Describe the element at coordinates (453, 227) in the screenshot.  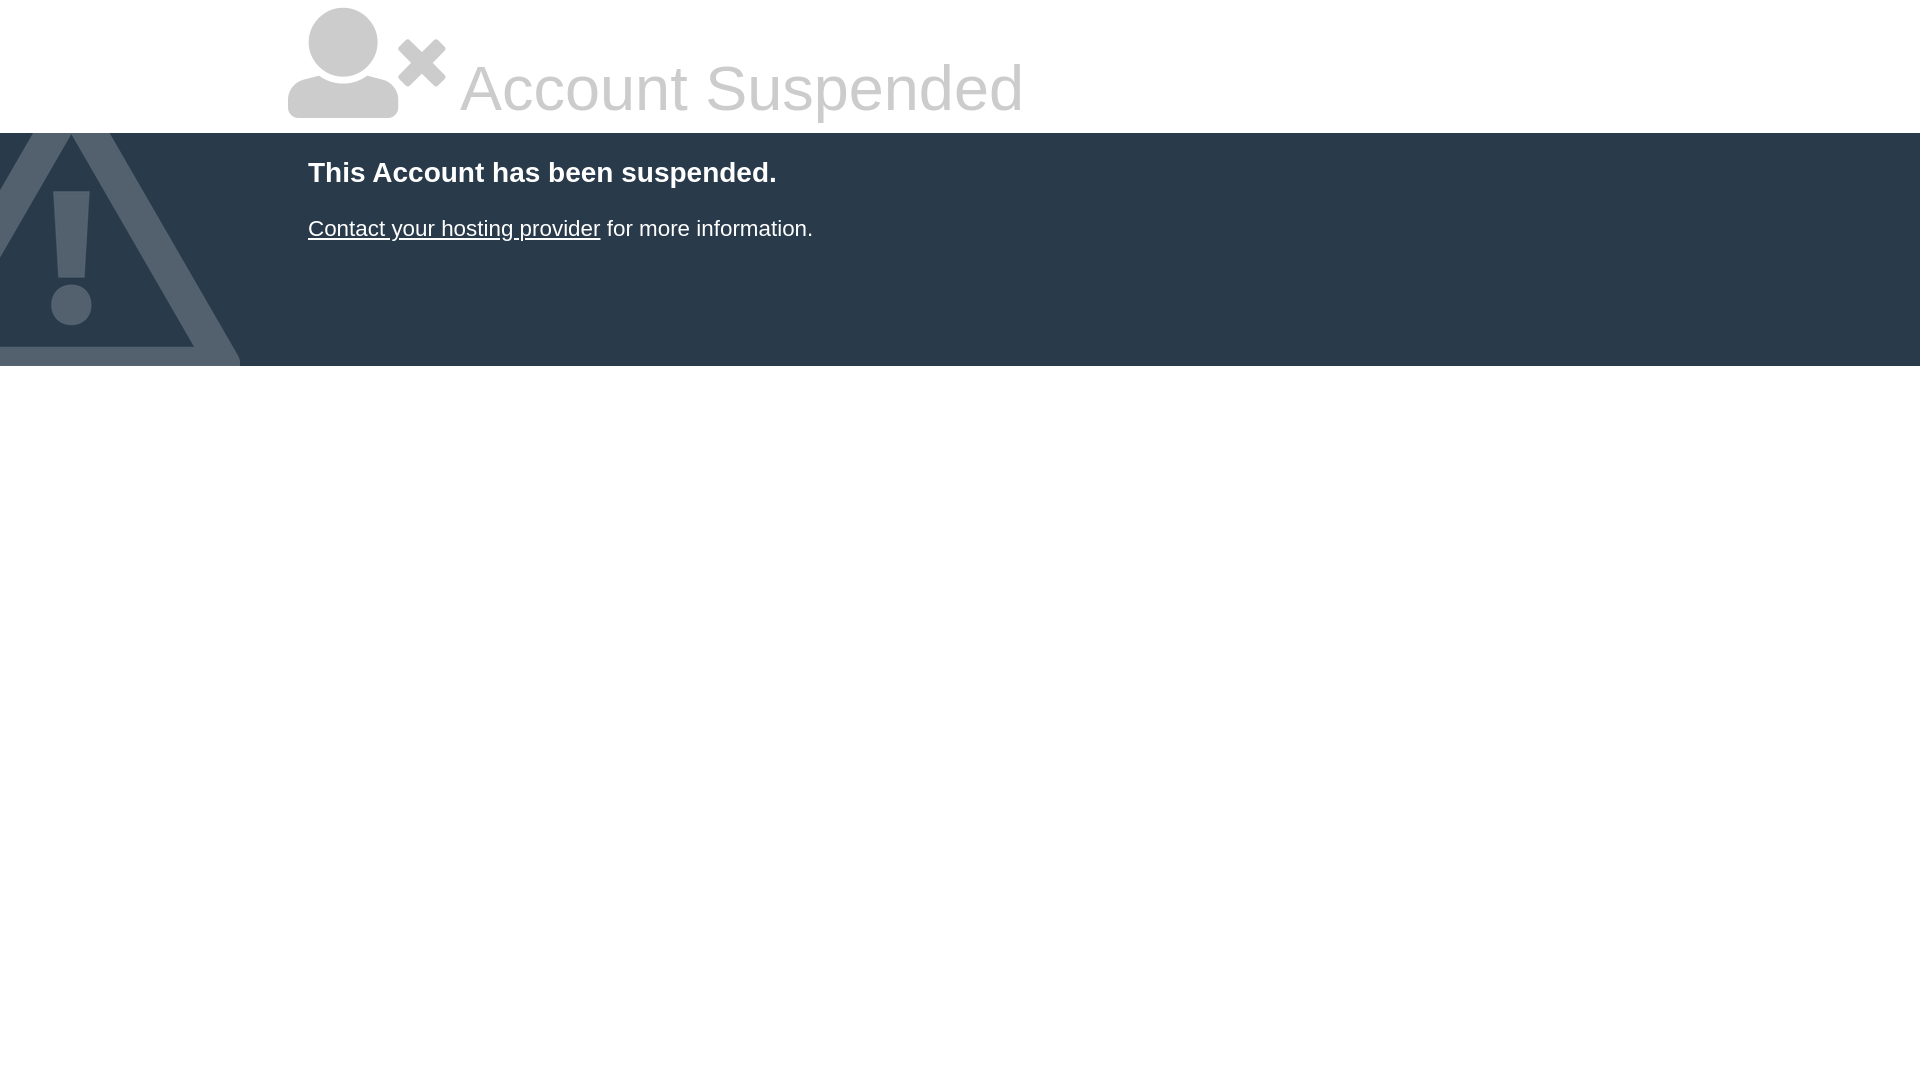
I see `'Contact your hosting provider'` at that location.